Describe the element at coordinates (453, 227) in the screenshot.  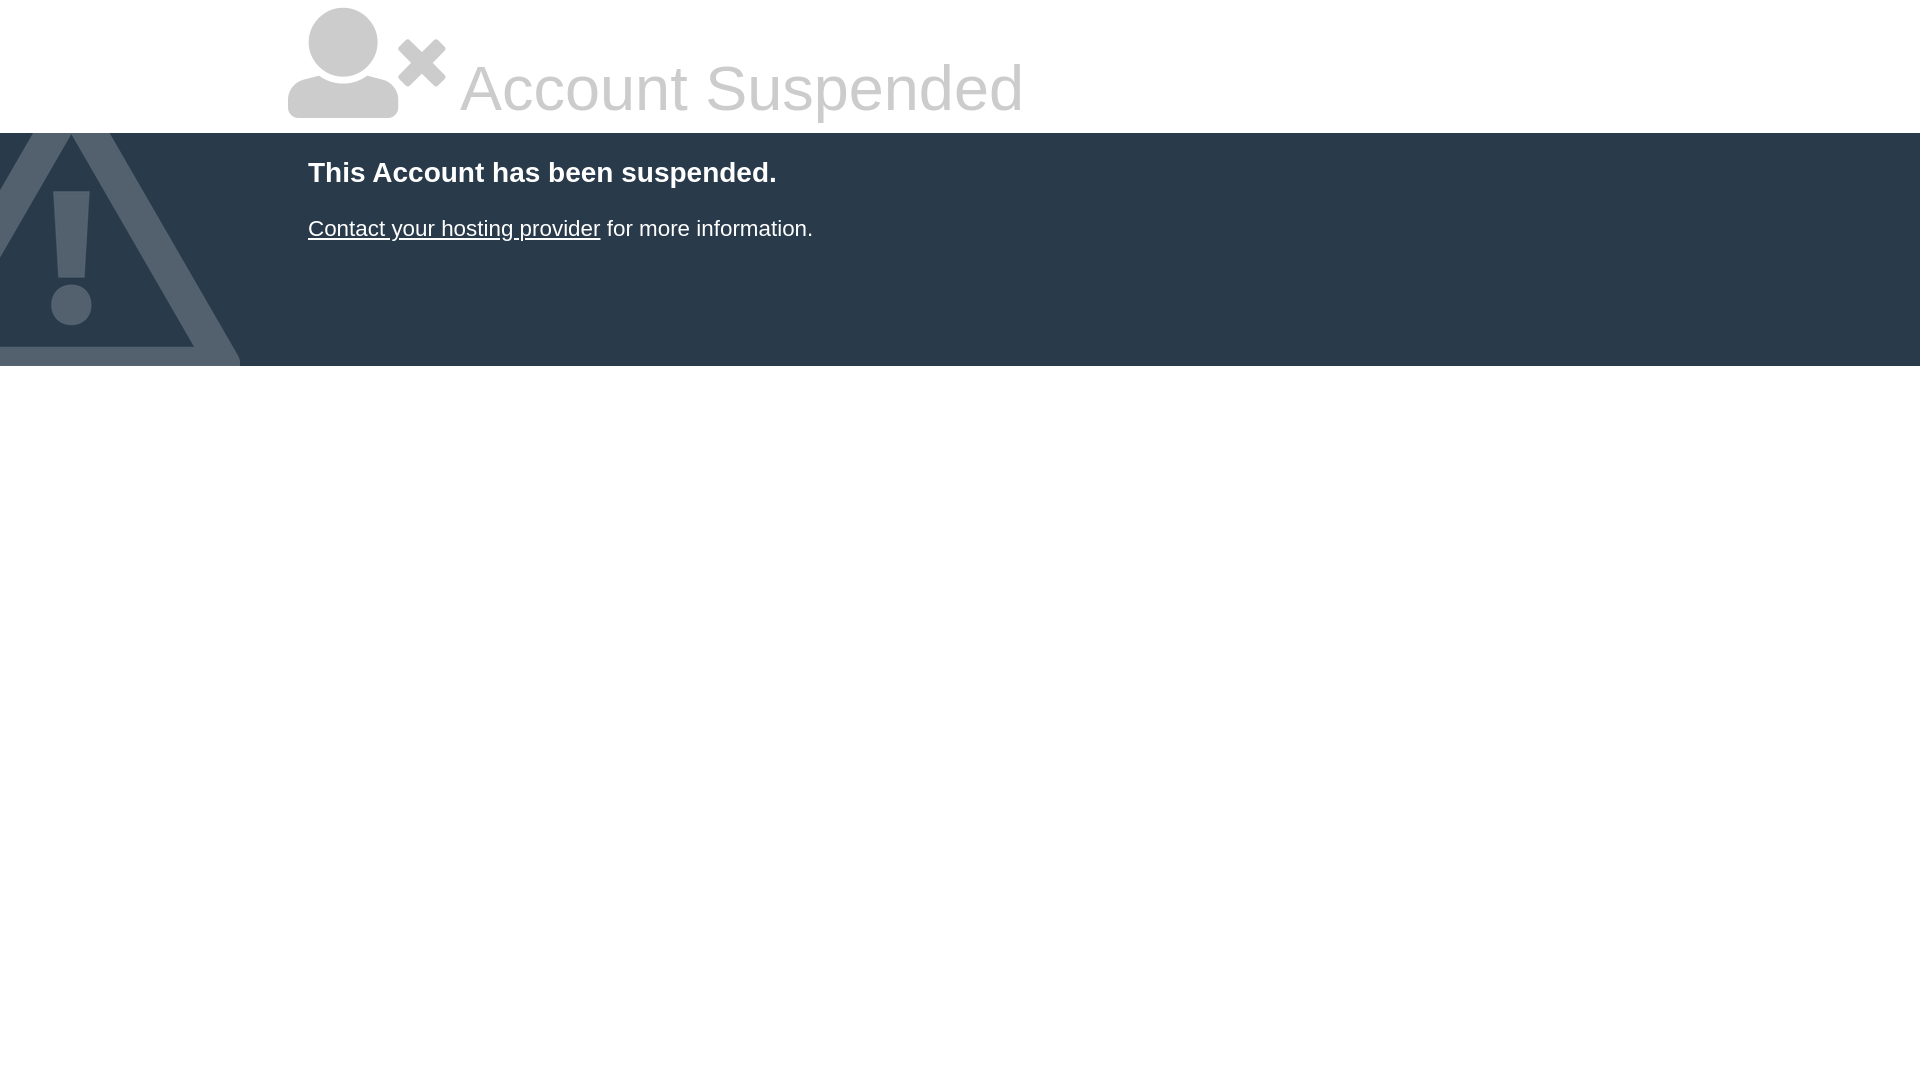
I see `'Contact your hosting provider'` at that location.